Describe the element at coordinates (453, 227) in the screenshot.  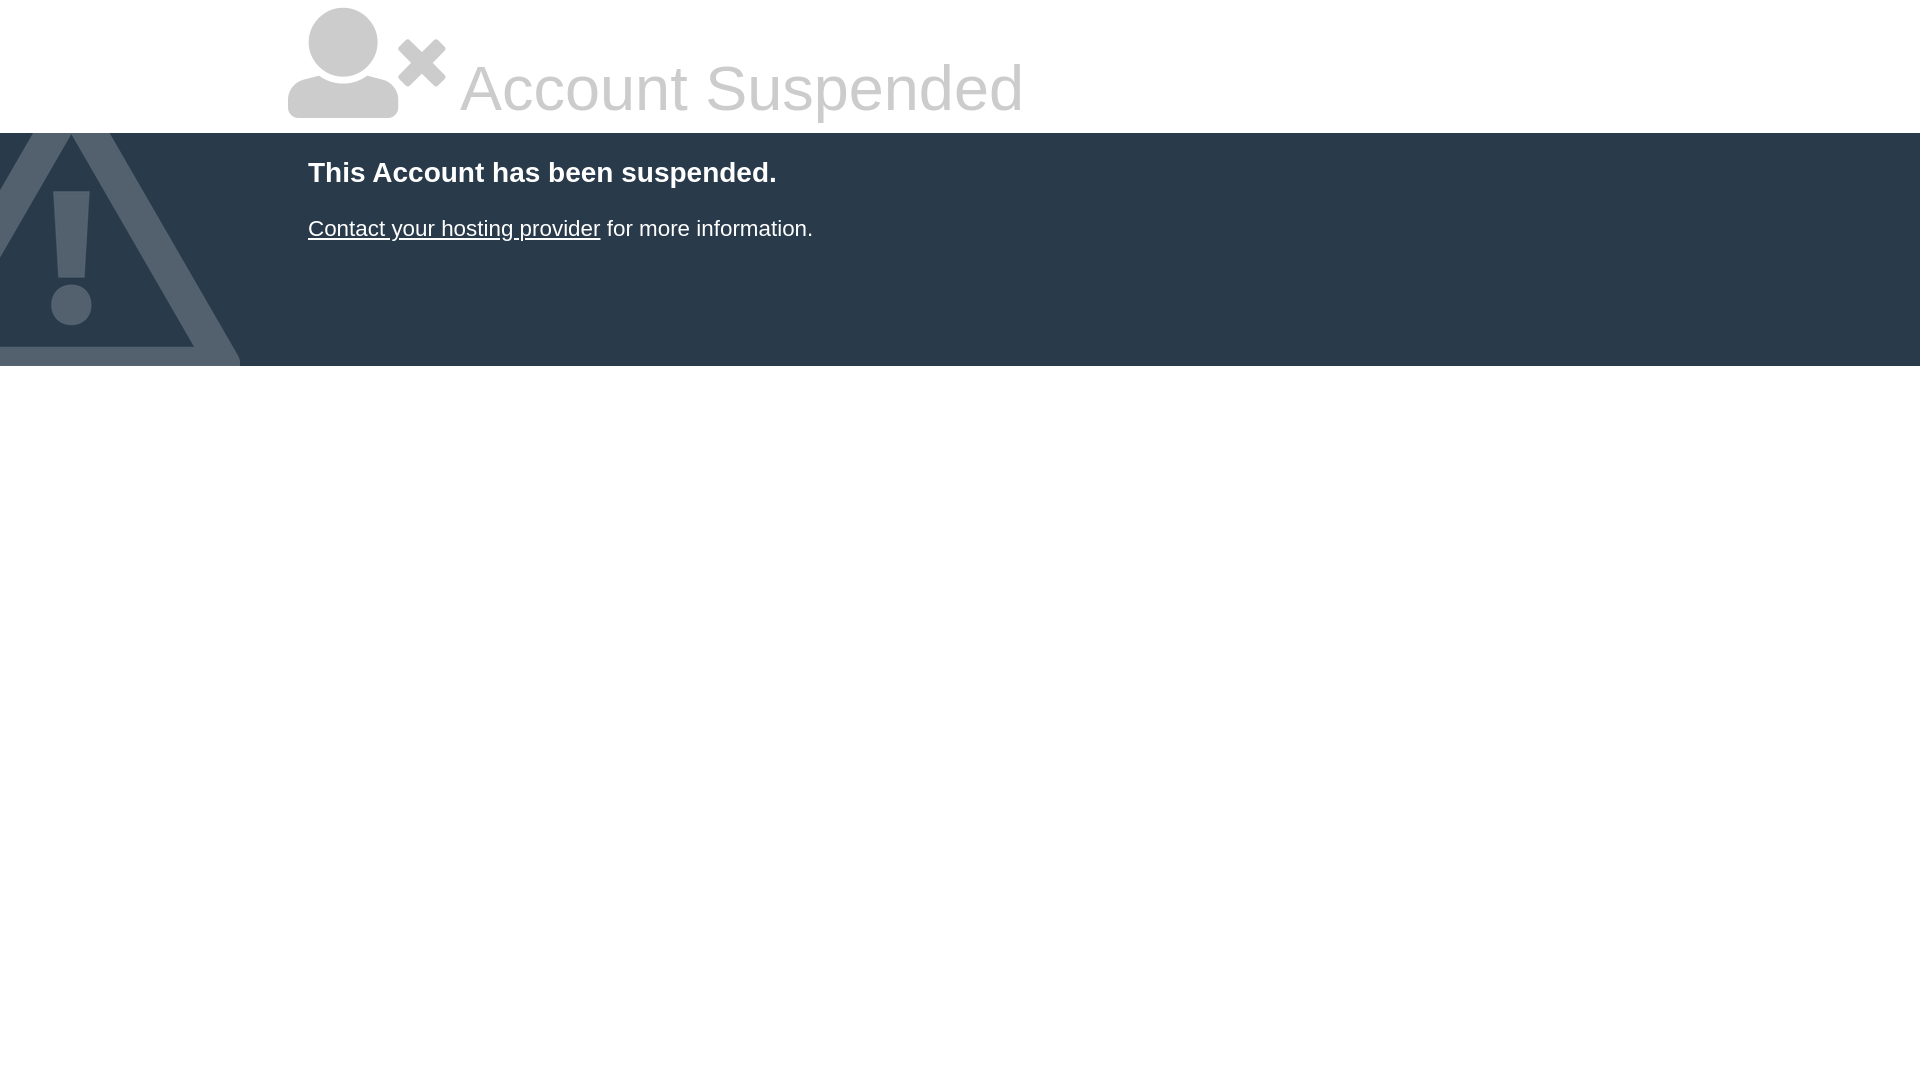
I see `'Contact your hosting provider'` at that location.